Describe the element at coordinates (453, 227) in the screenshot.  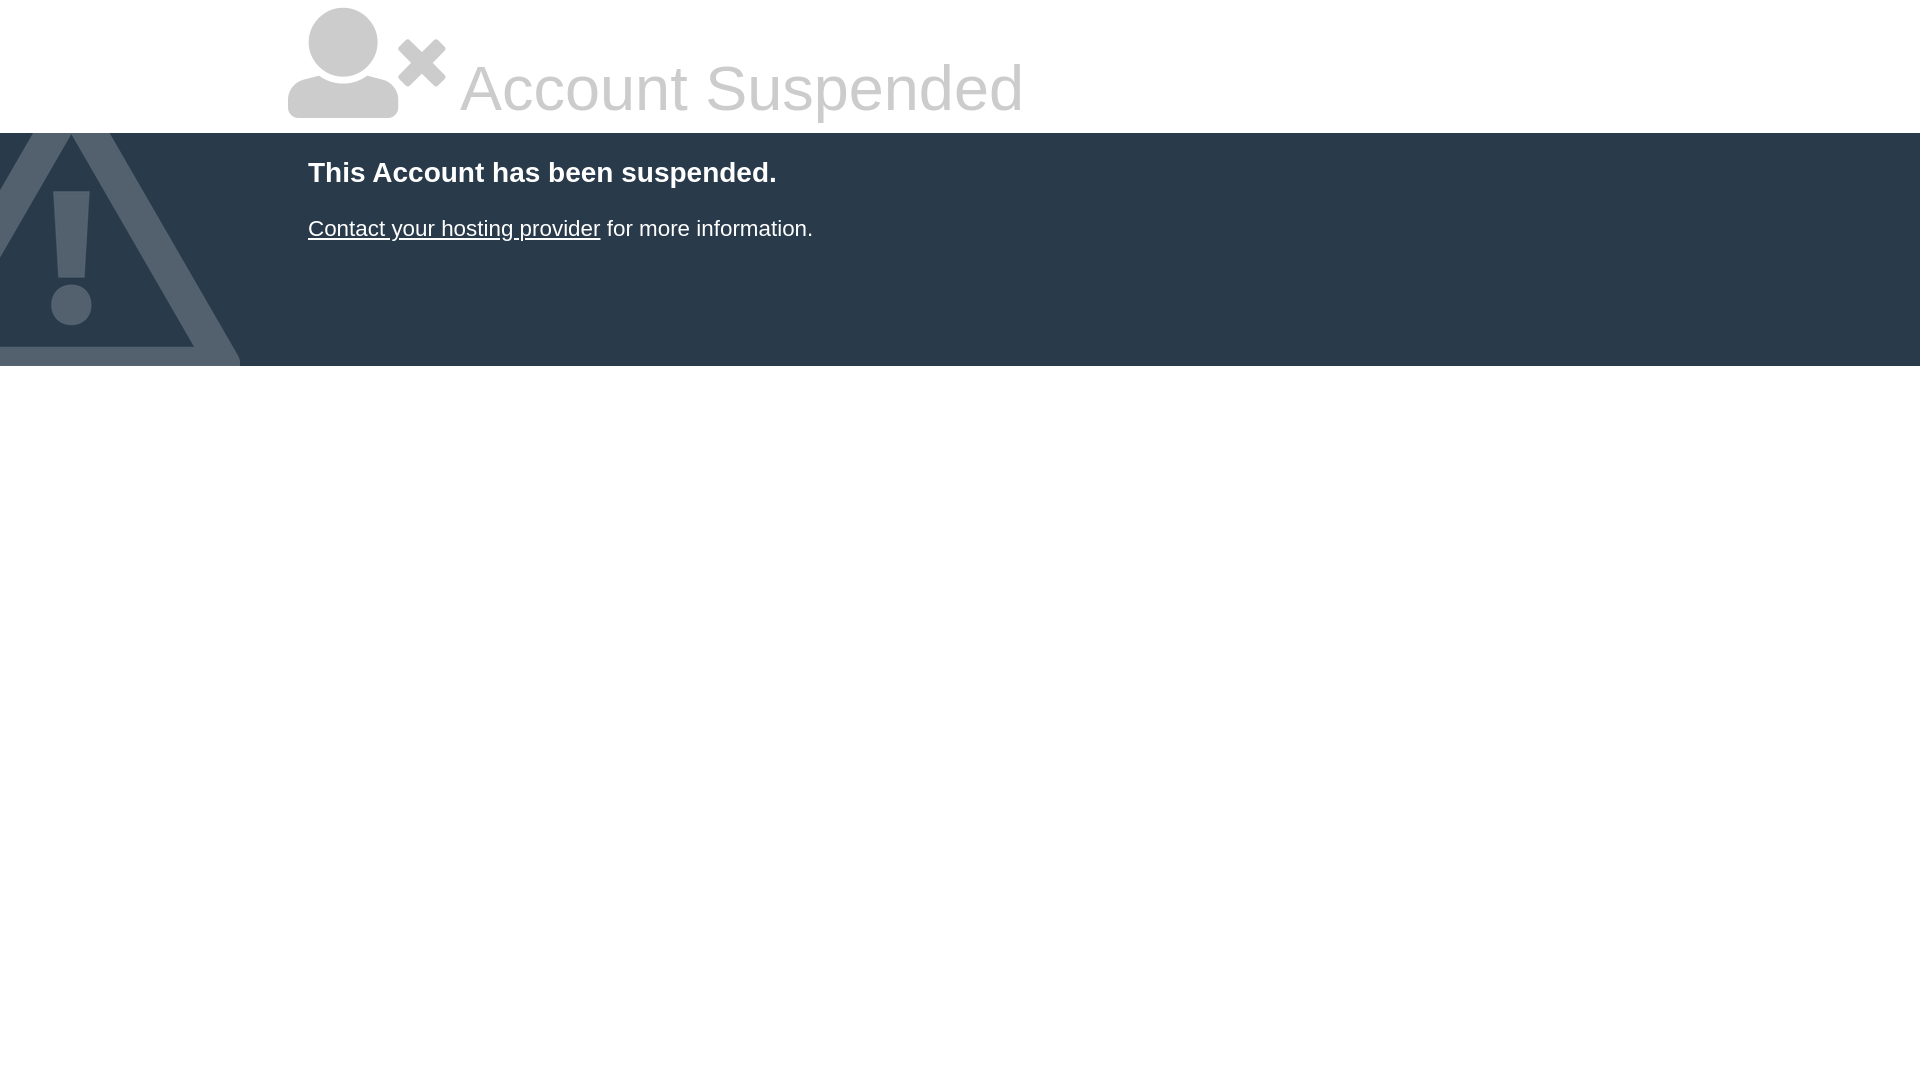
I see `'Contact your hosting provider'` at that location.